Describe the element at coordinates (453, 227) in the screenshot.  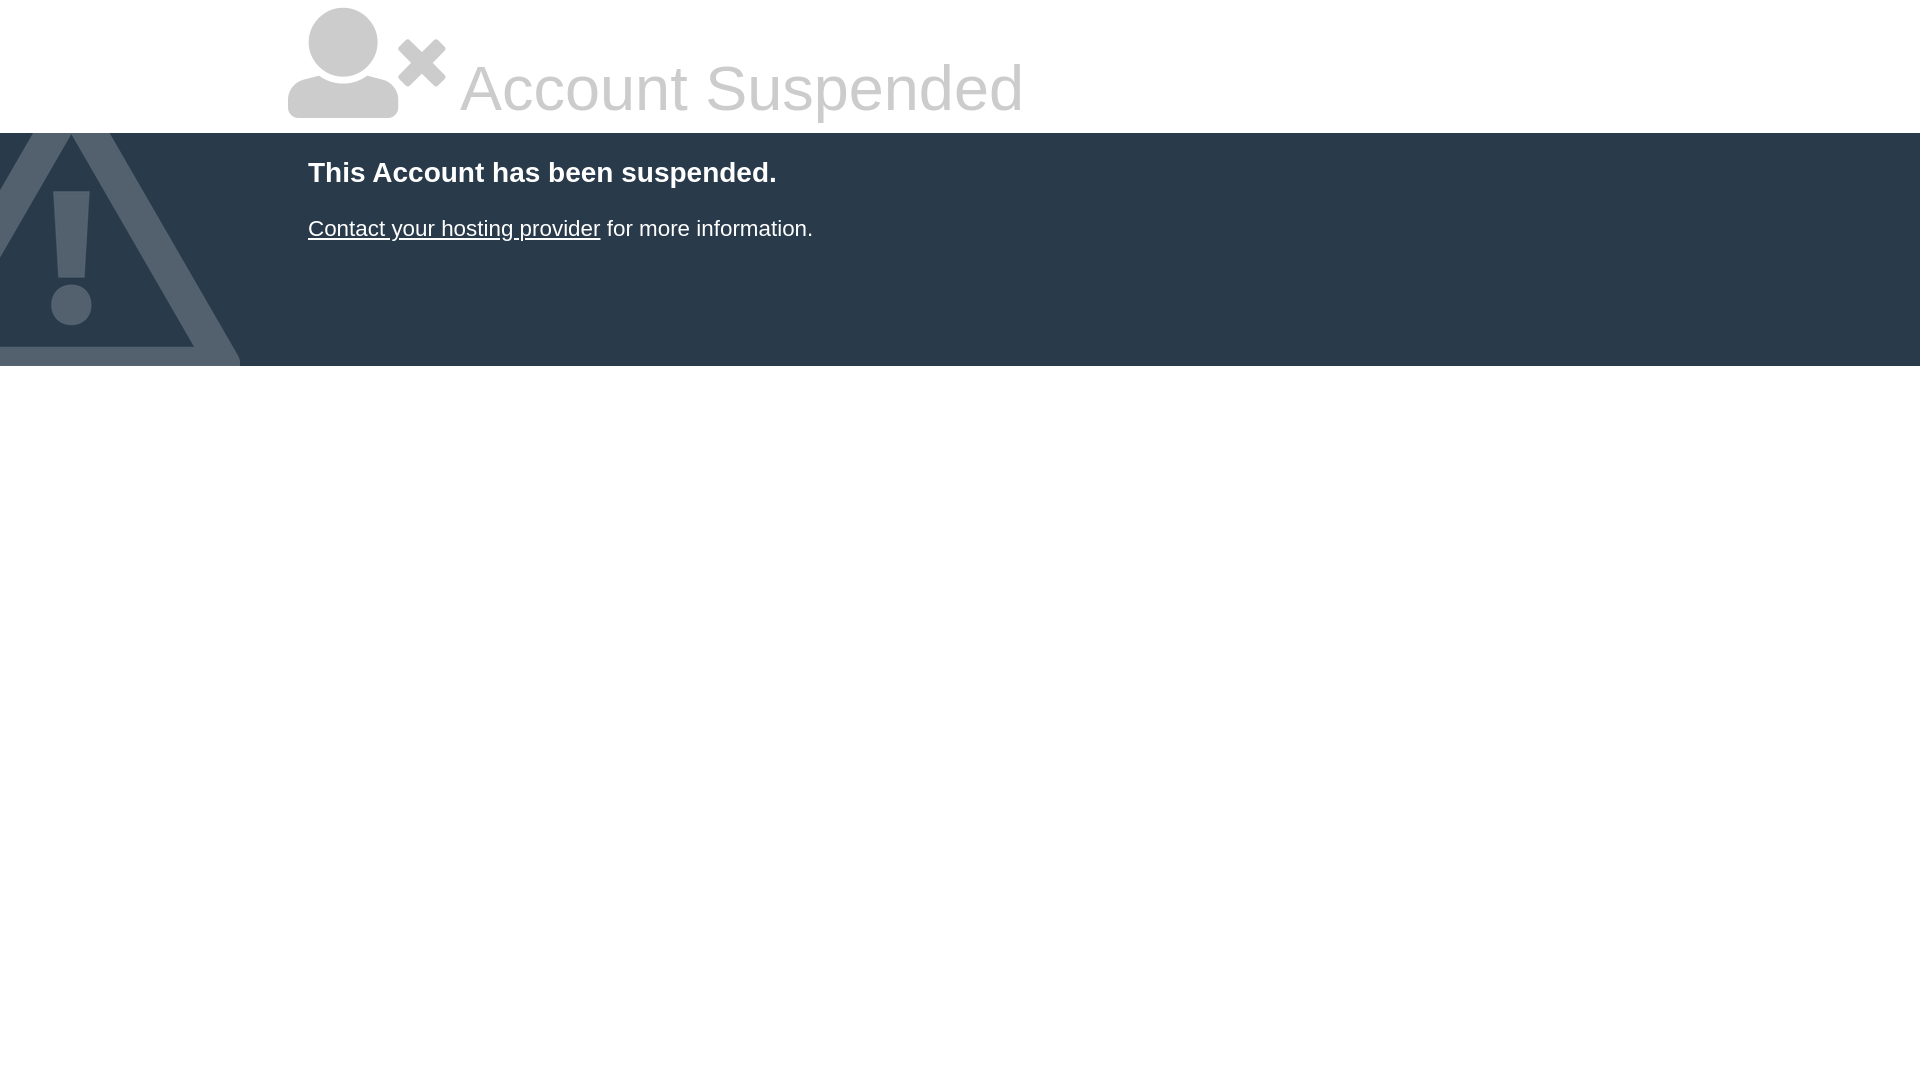
I see `'Contact your hosting provider'` at that location.